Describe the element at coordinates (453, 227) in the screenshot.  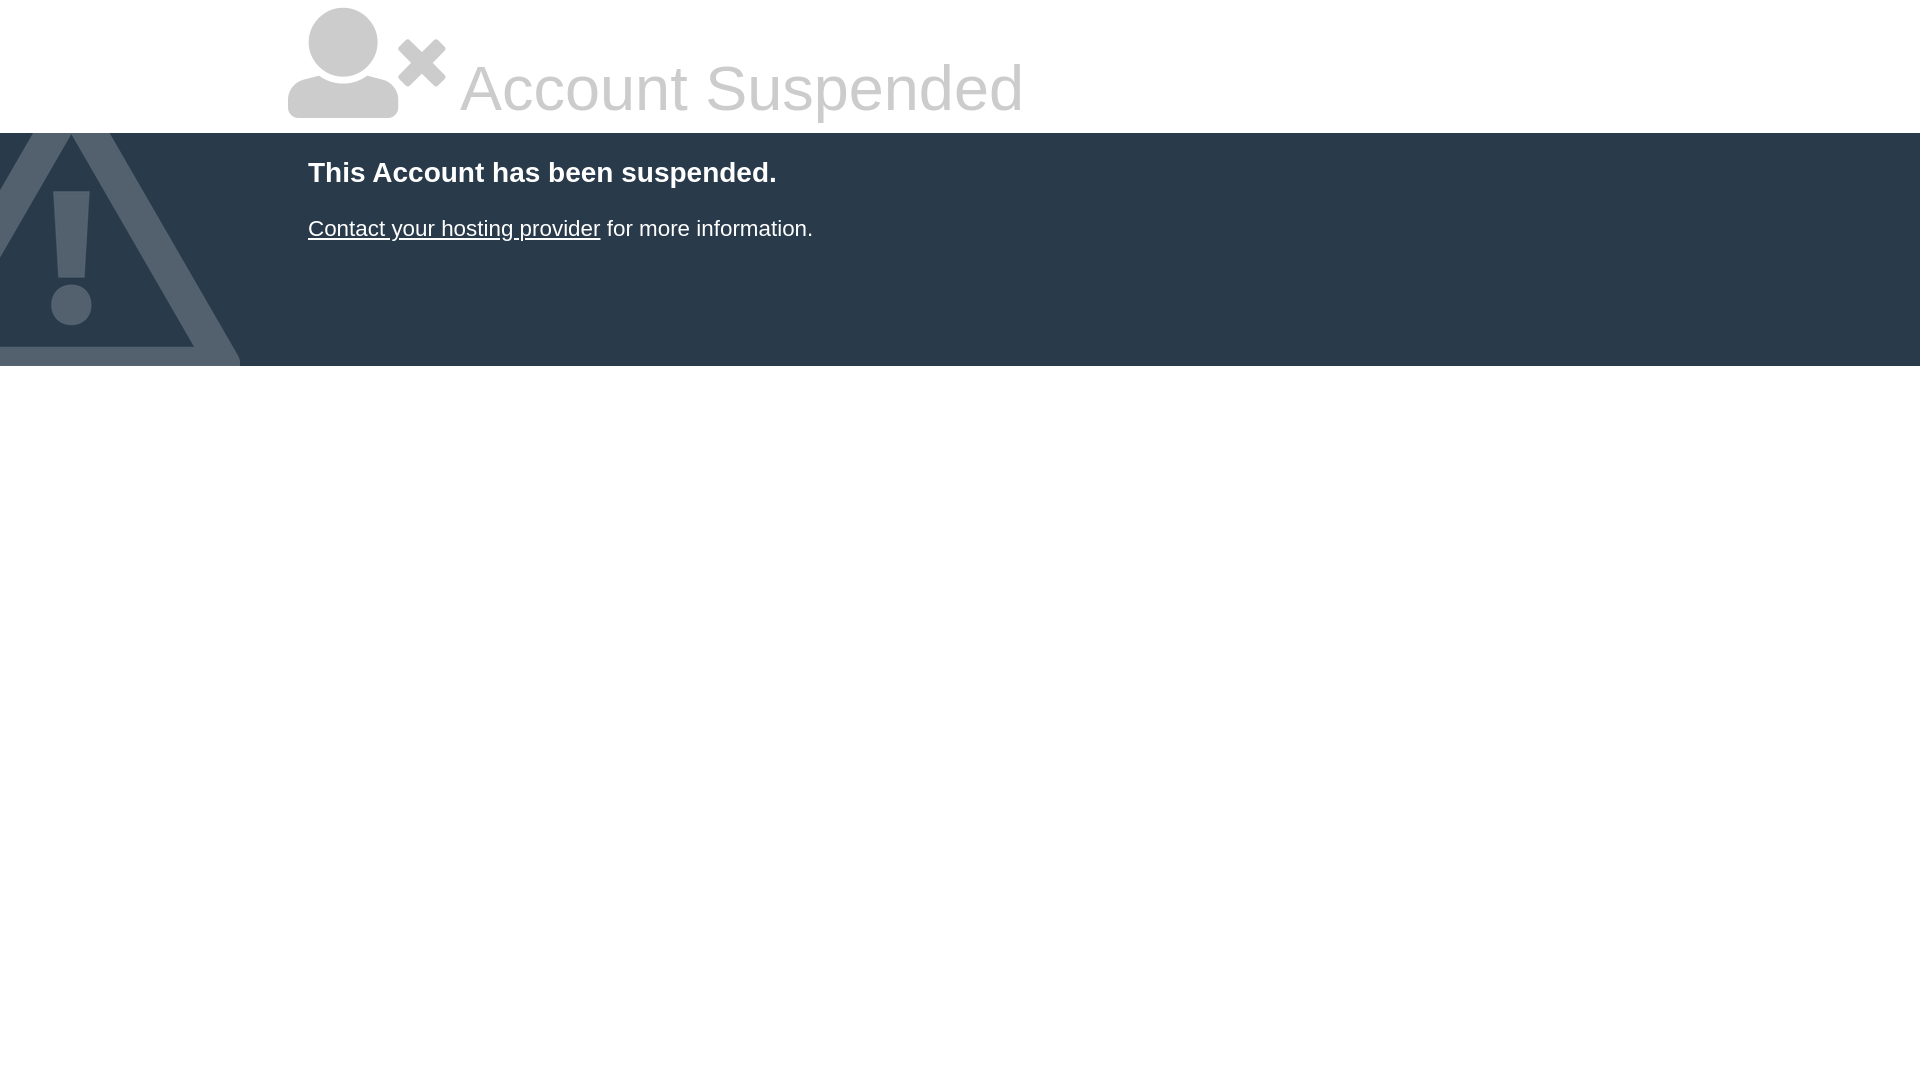
I see `'Contact your hosting provider'` at that location.